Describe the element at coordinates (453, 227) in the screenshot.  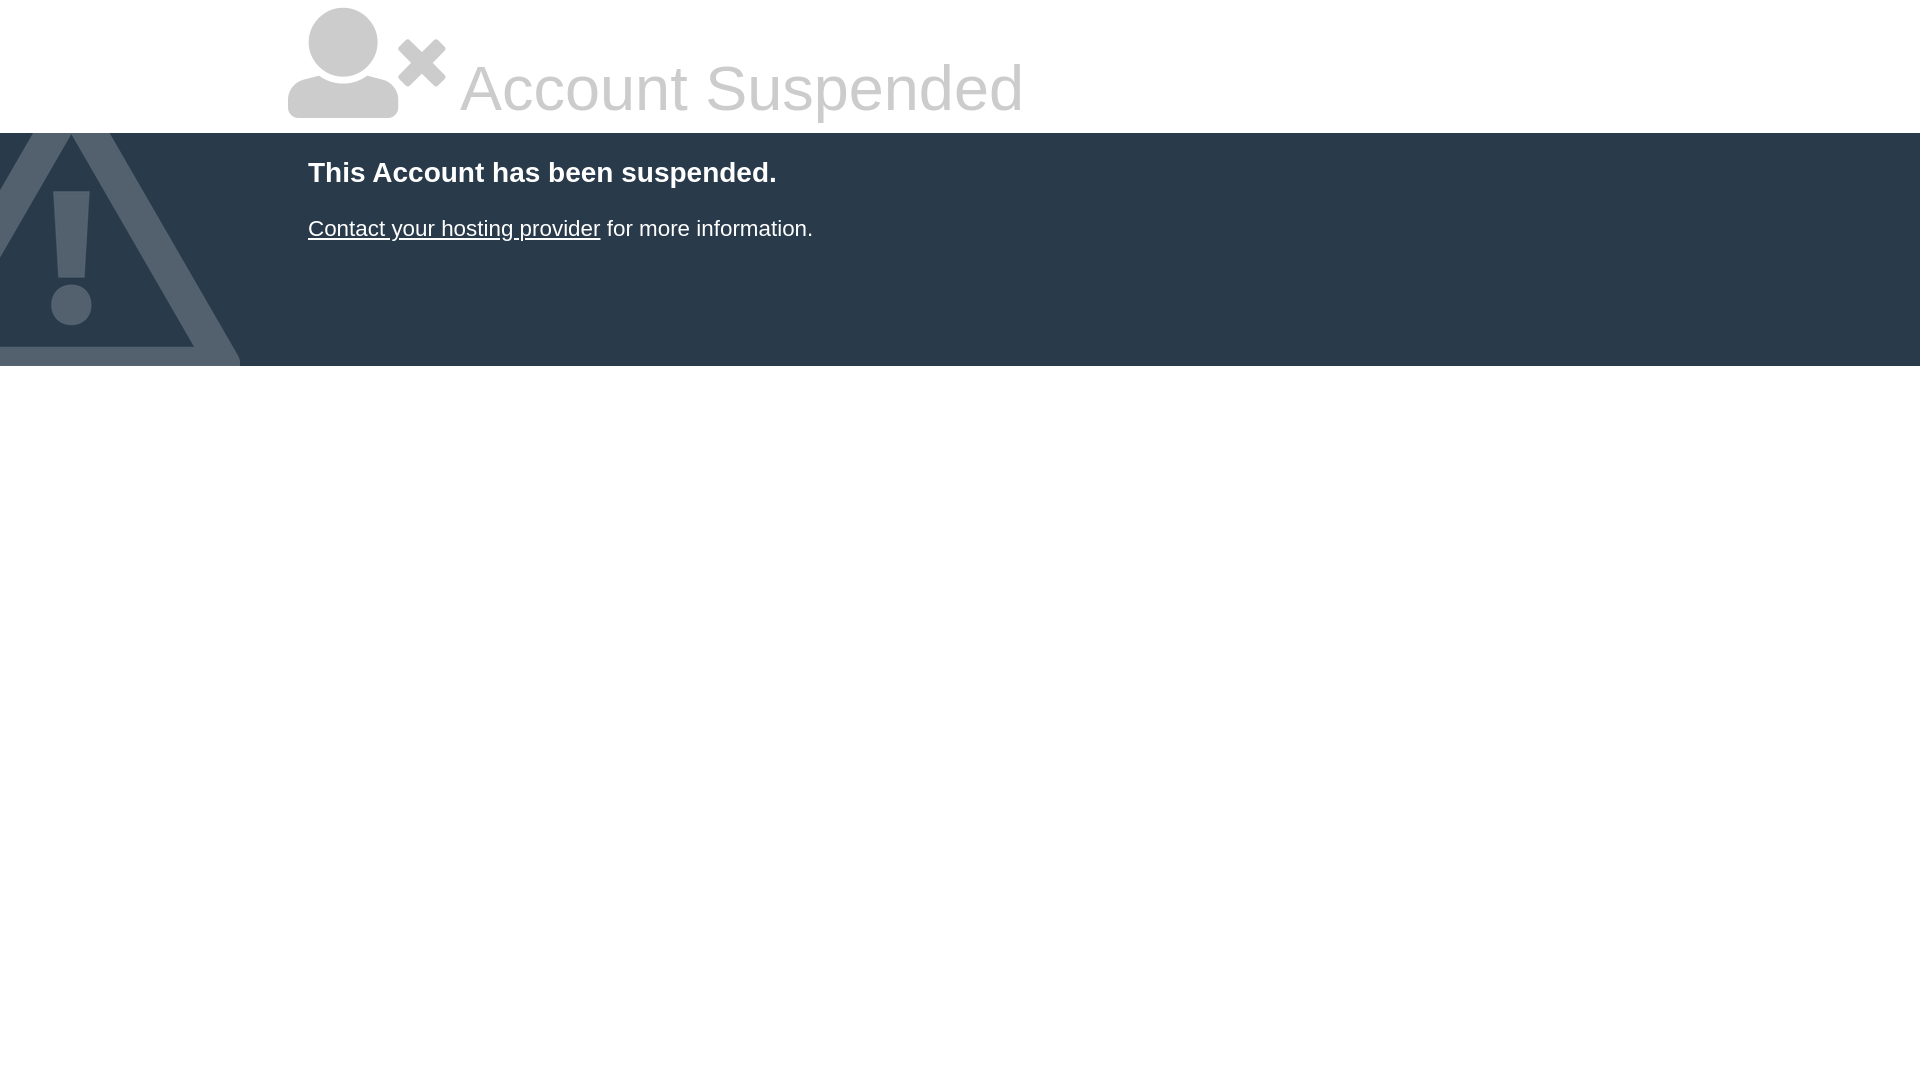
I see `'Contact your hosting provider'` at that location.